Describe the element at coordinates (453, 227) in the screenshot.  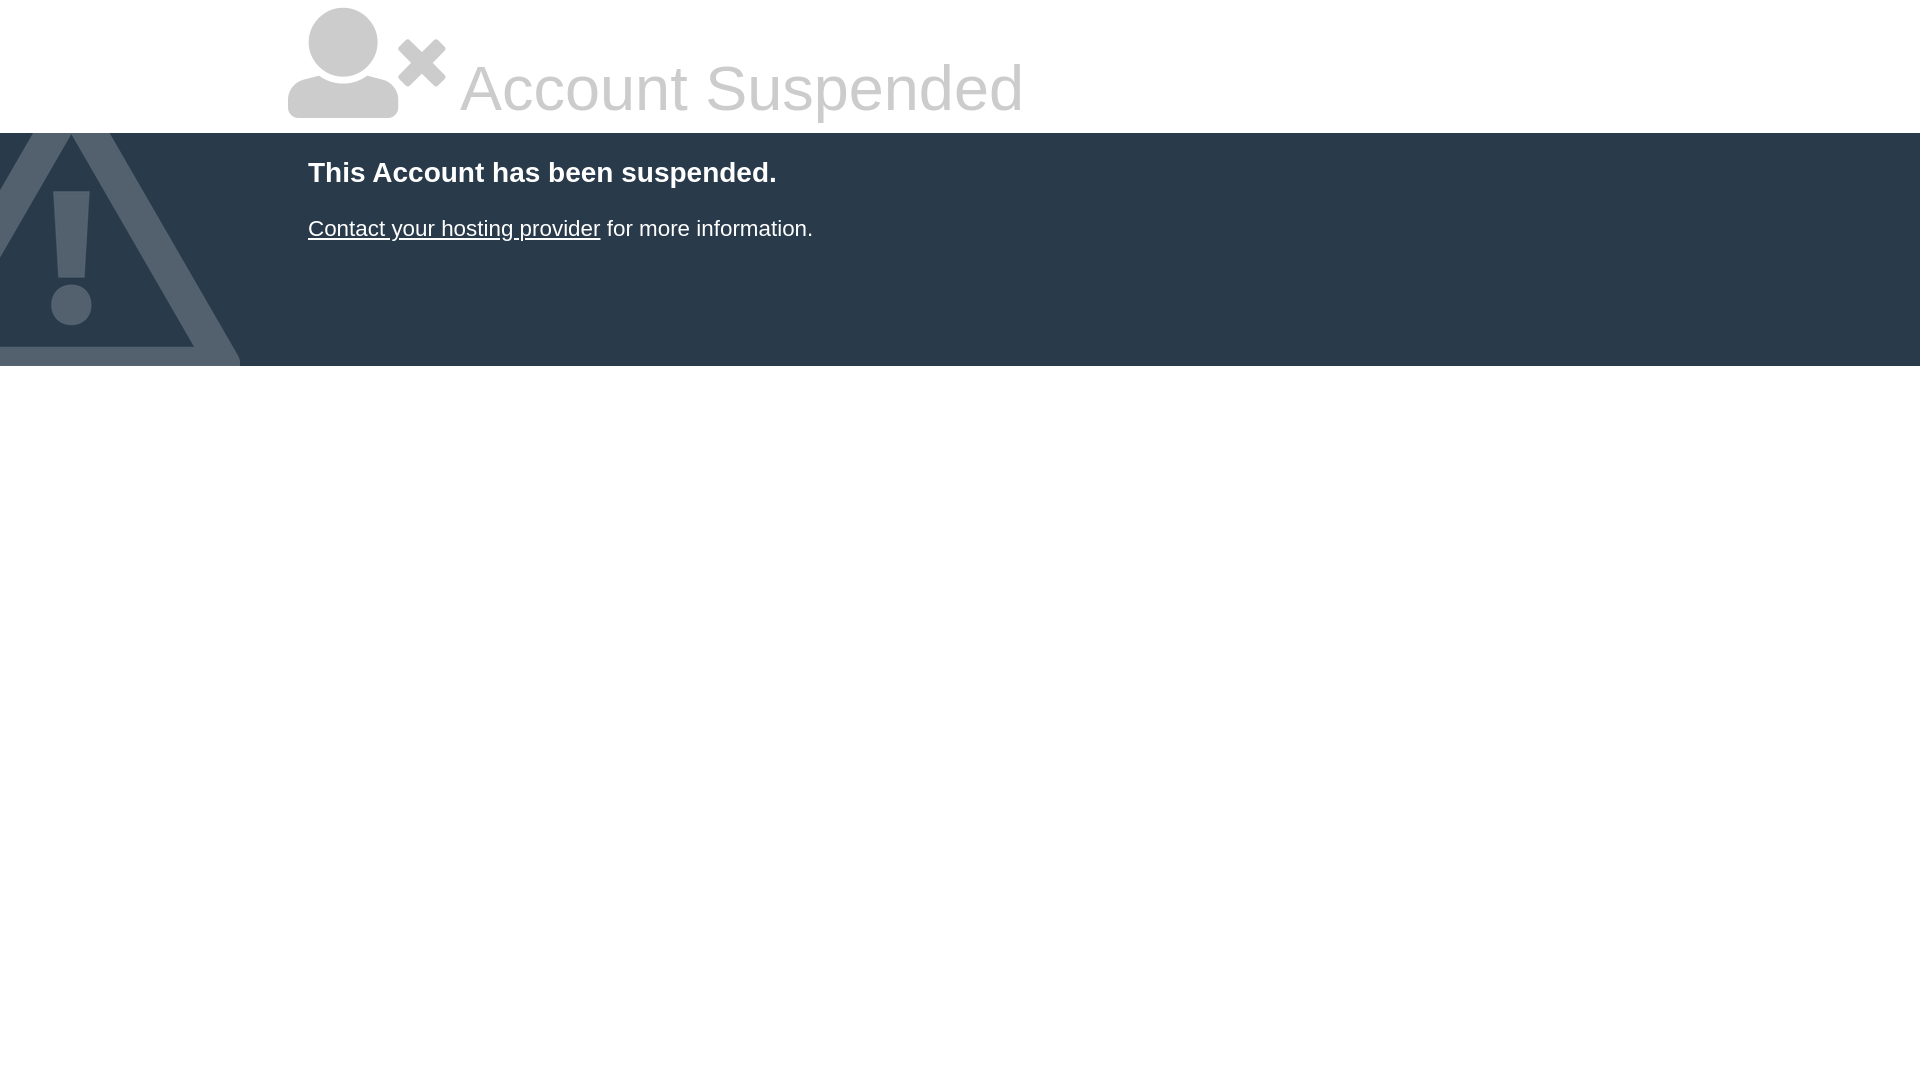
I see `'Contact your hosting provider'` at that location.